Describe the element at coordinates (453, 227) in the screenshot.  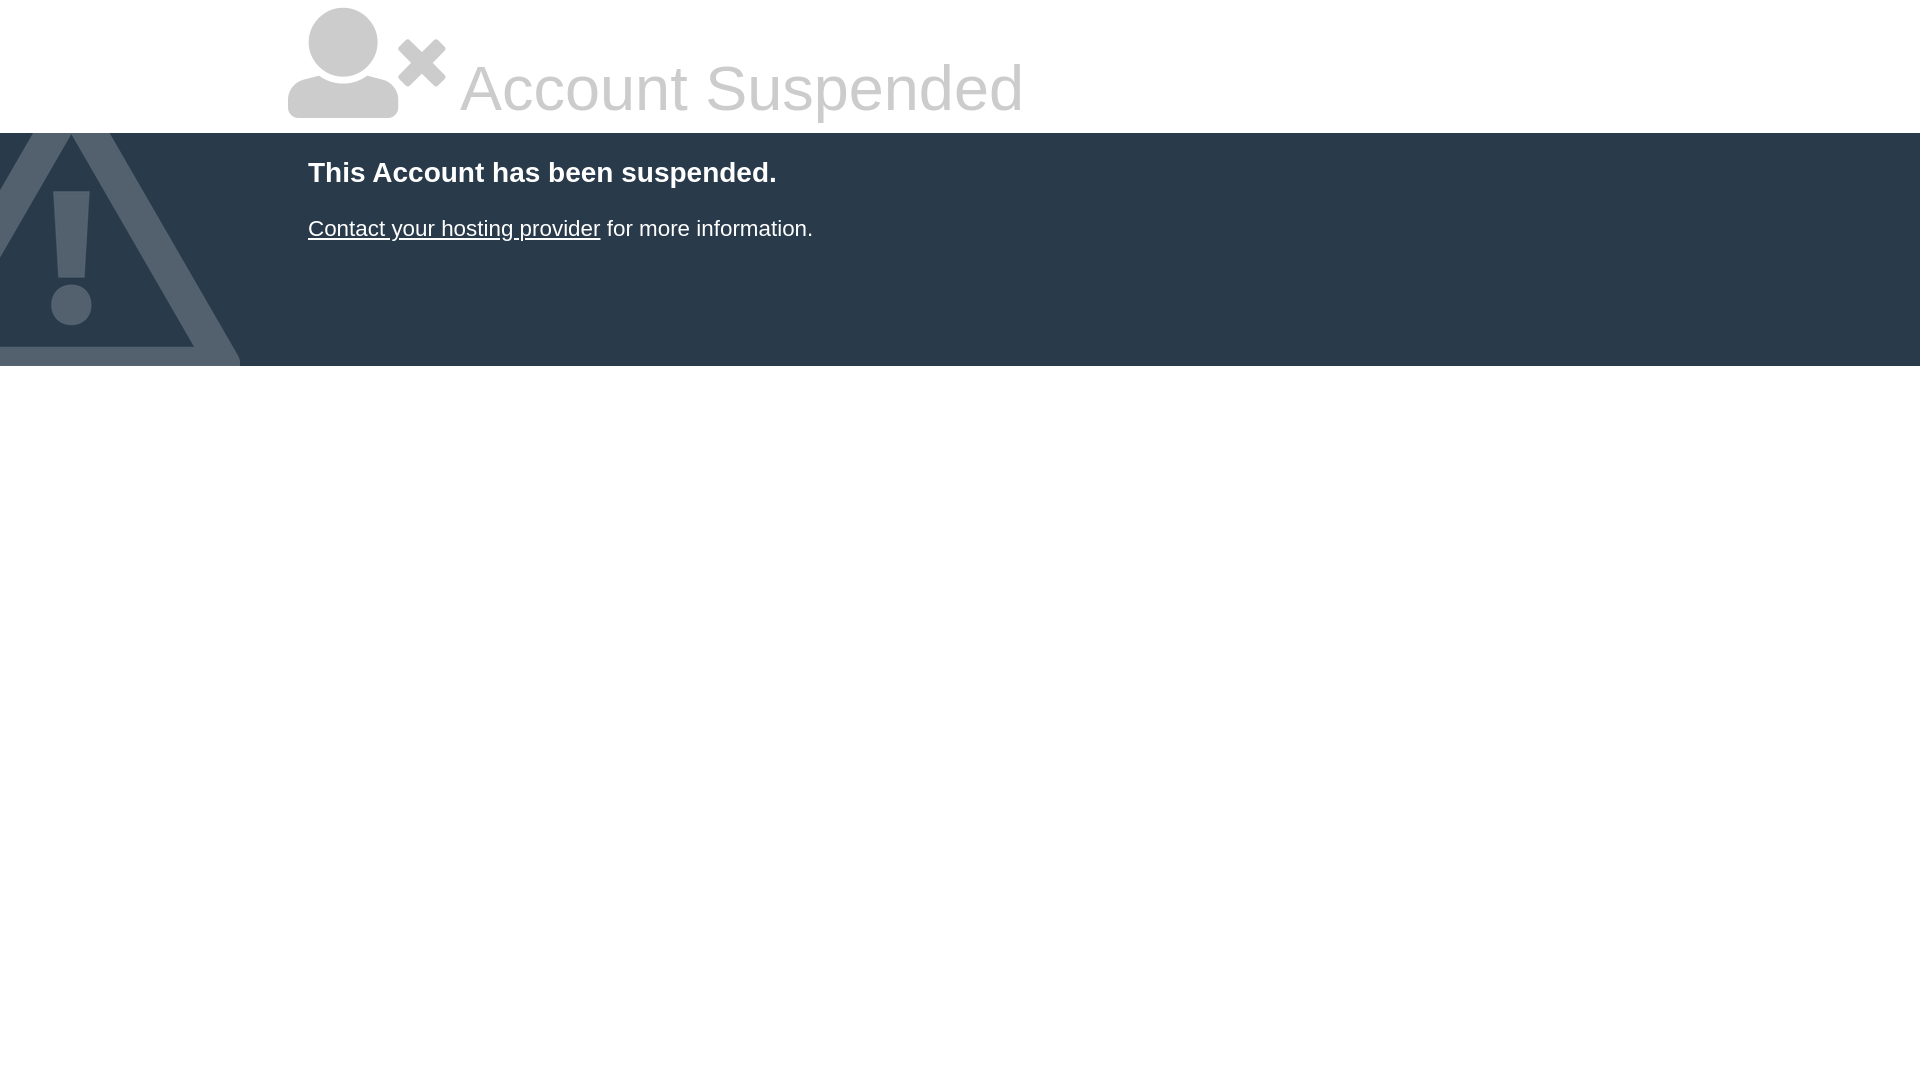
I see `'Contact your hosting provider'` at that location.